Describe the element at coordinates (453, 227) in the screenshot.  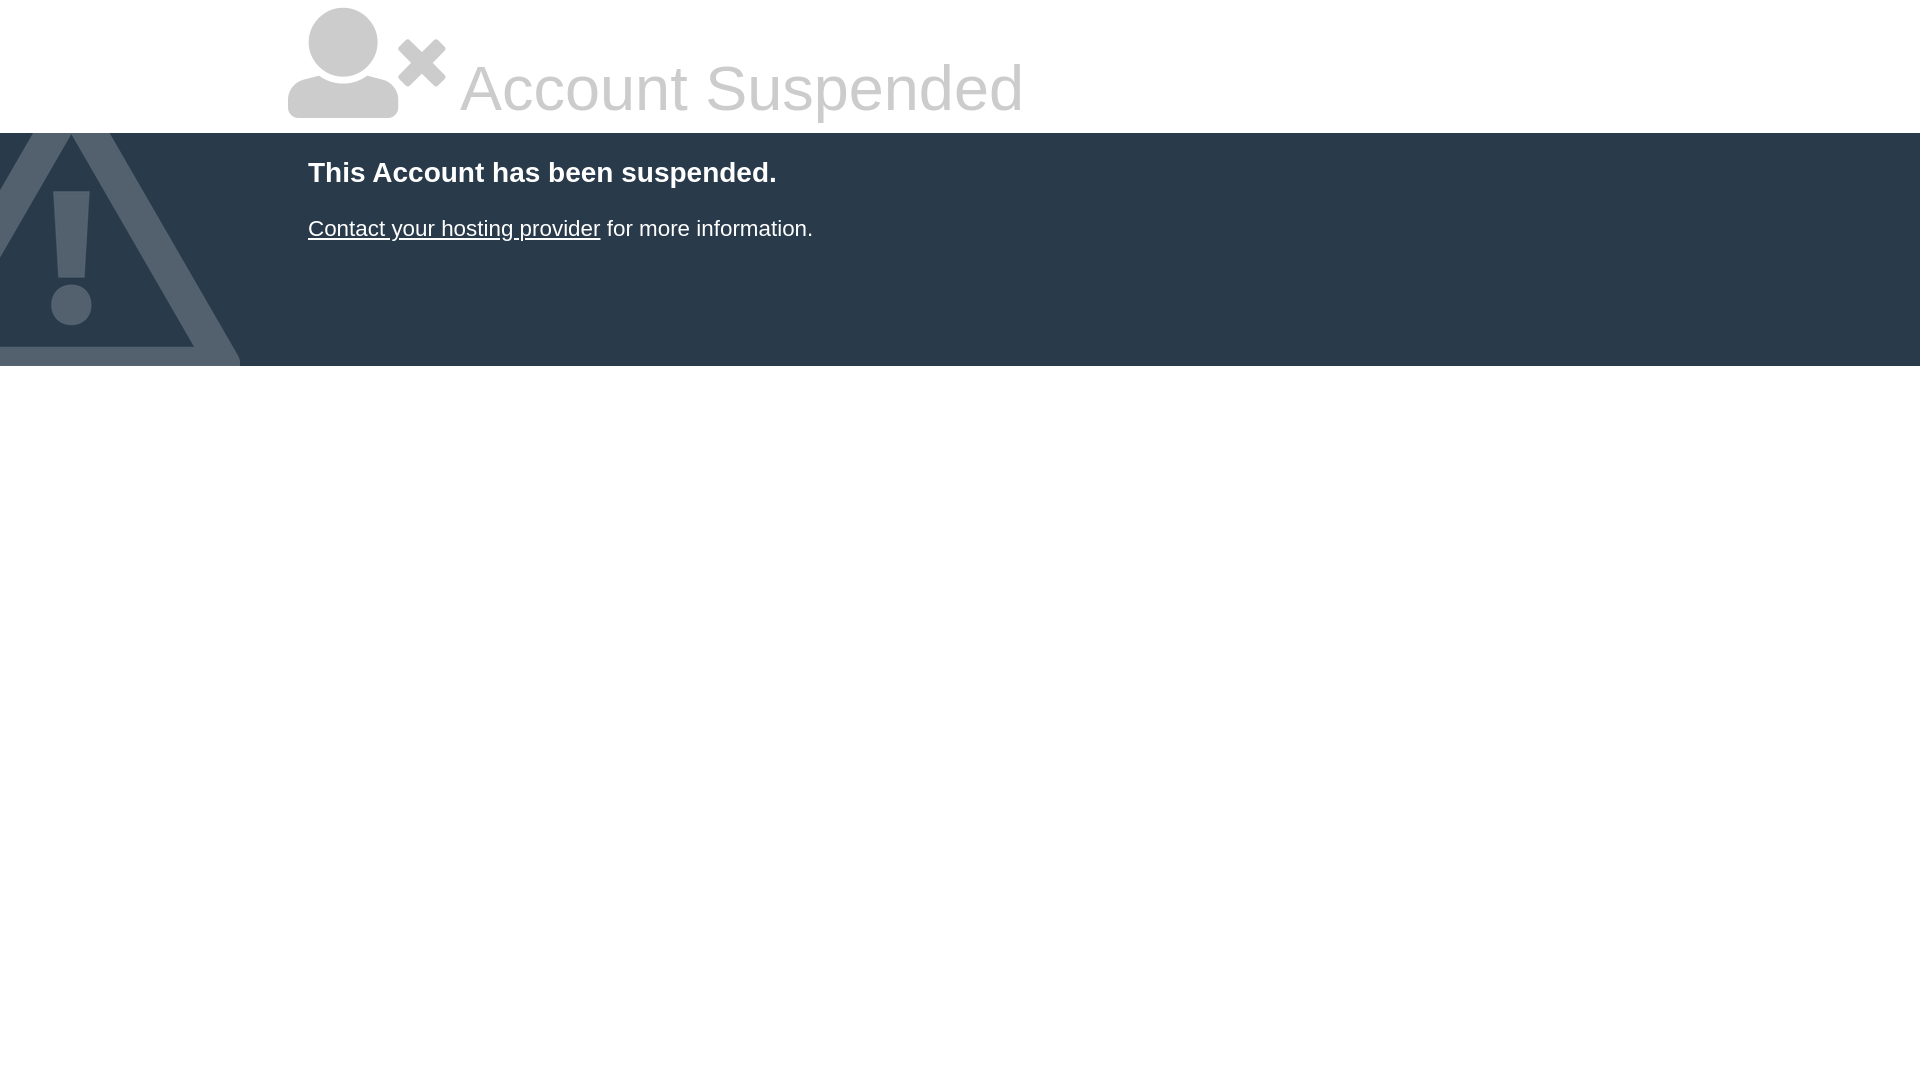
I see `'Contact your hosting provider'` at that location.